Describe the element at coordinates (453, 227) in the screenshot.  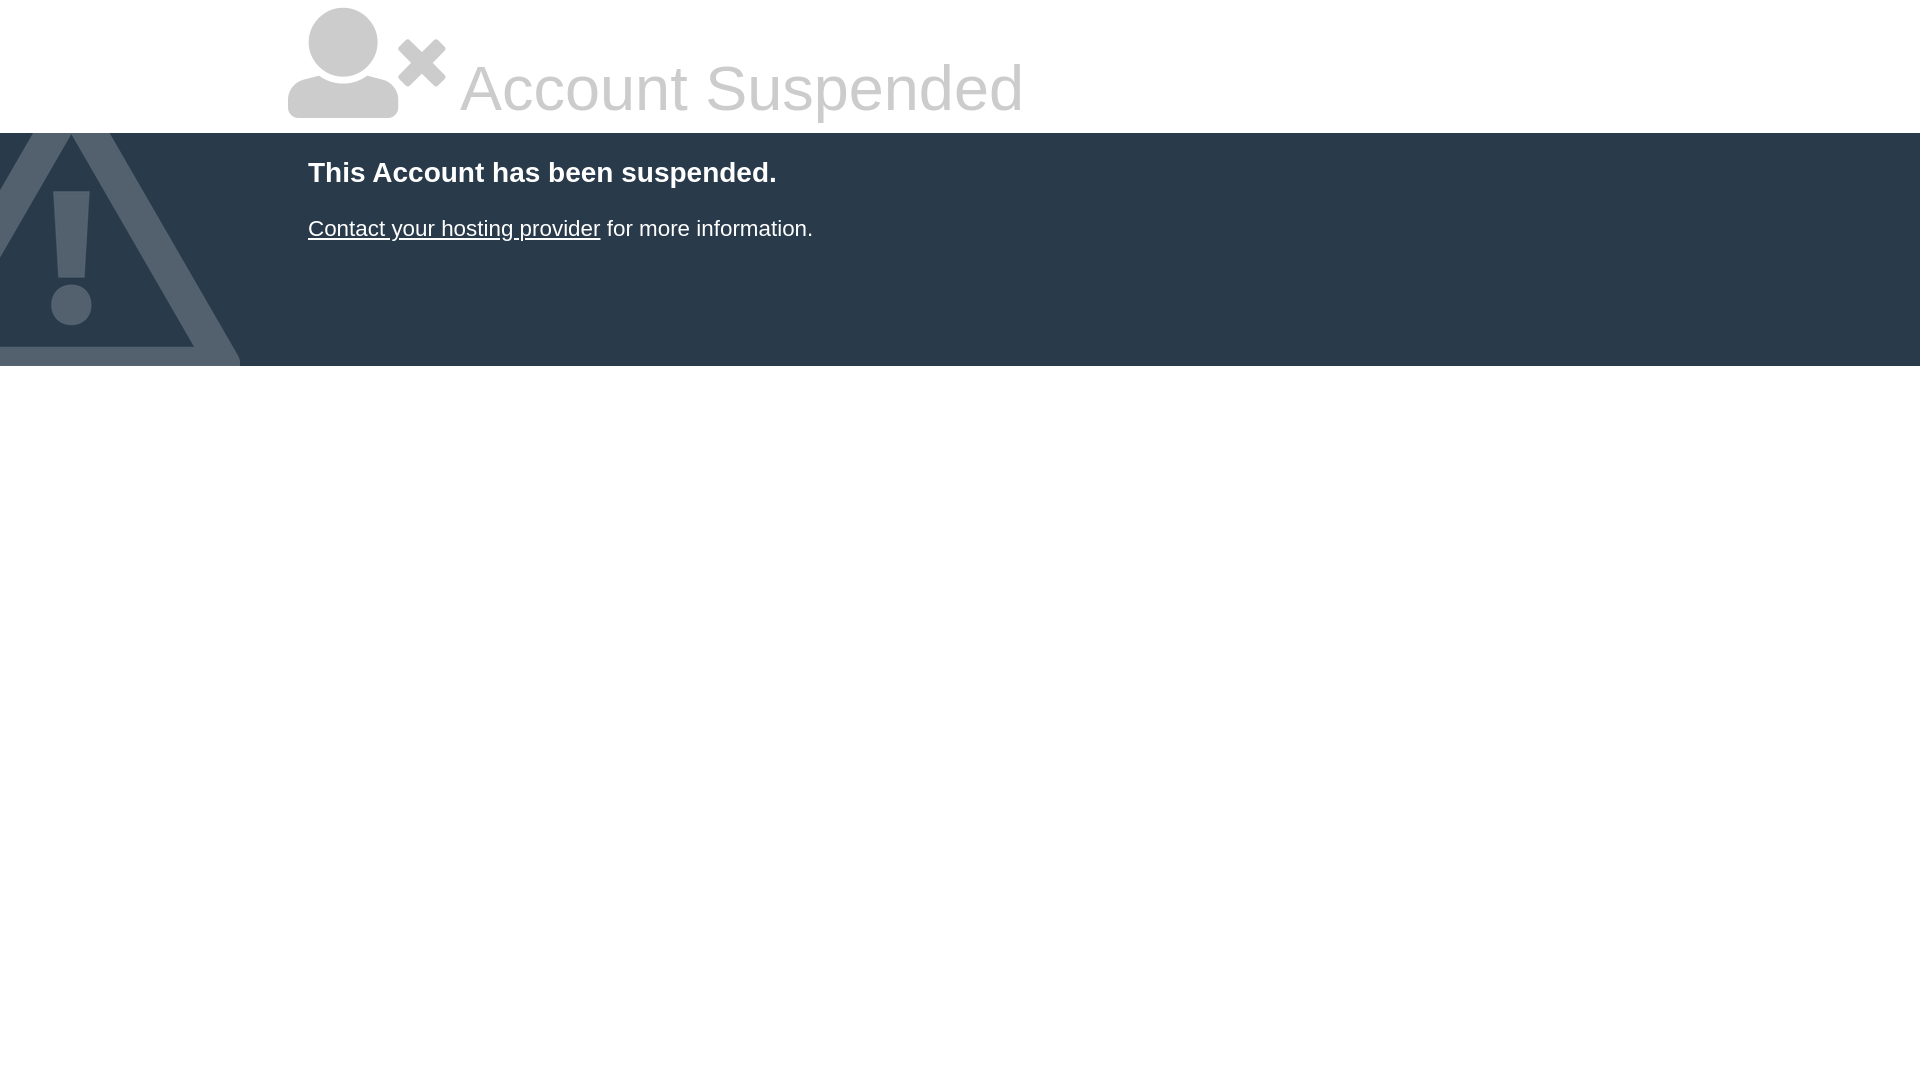
I see `'Contact your hosting provider'` at that location.